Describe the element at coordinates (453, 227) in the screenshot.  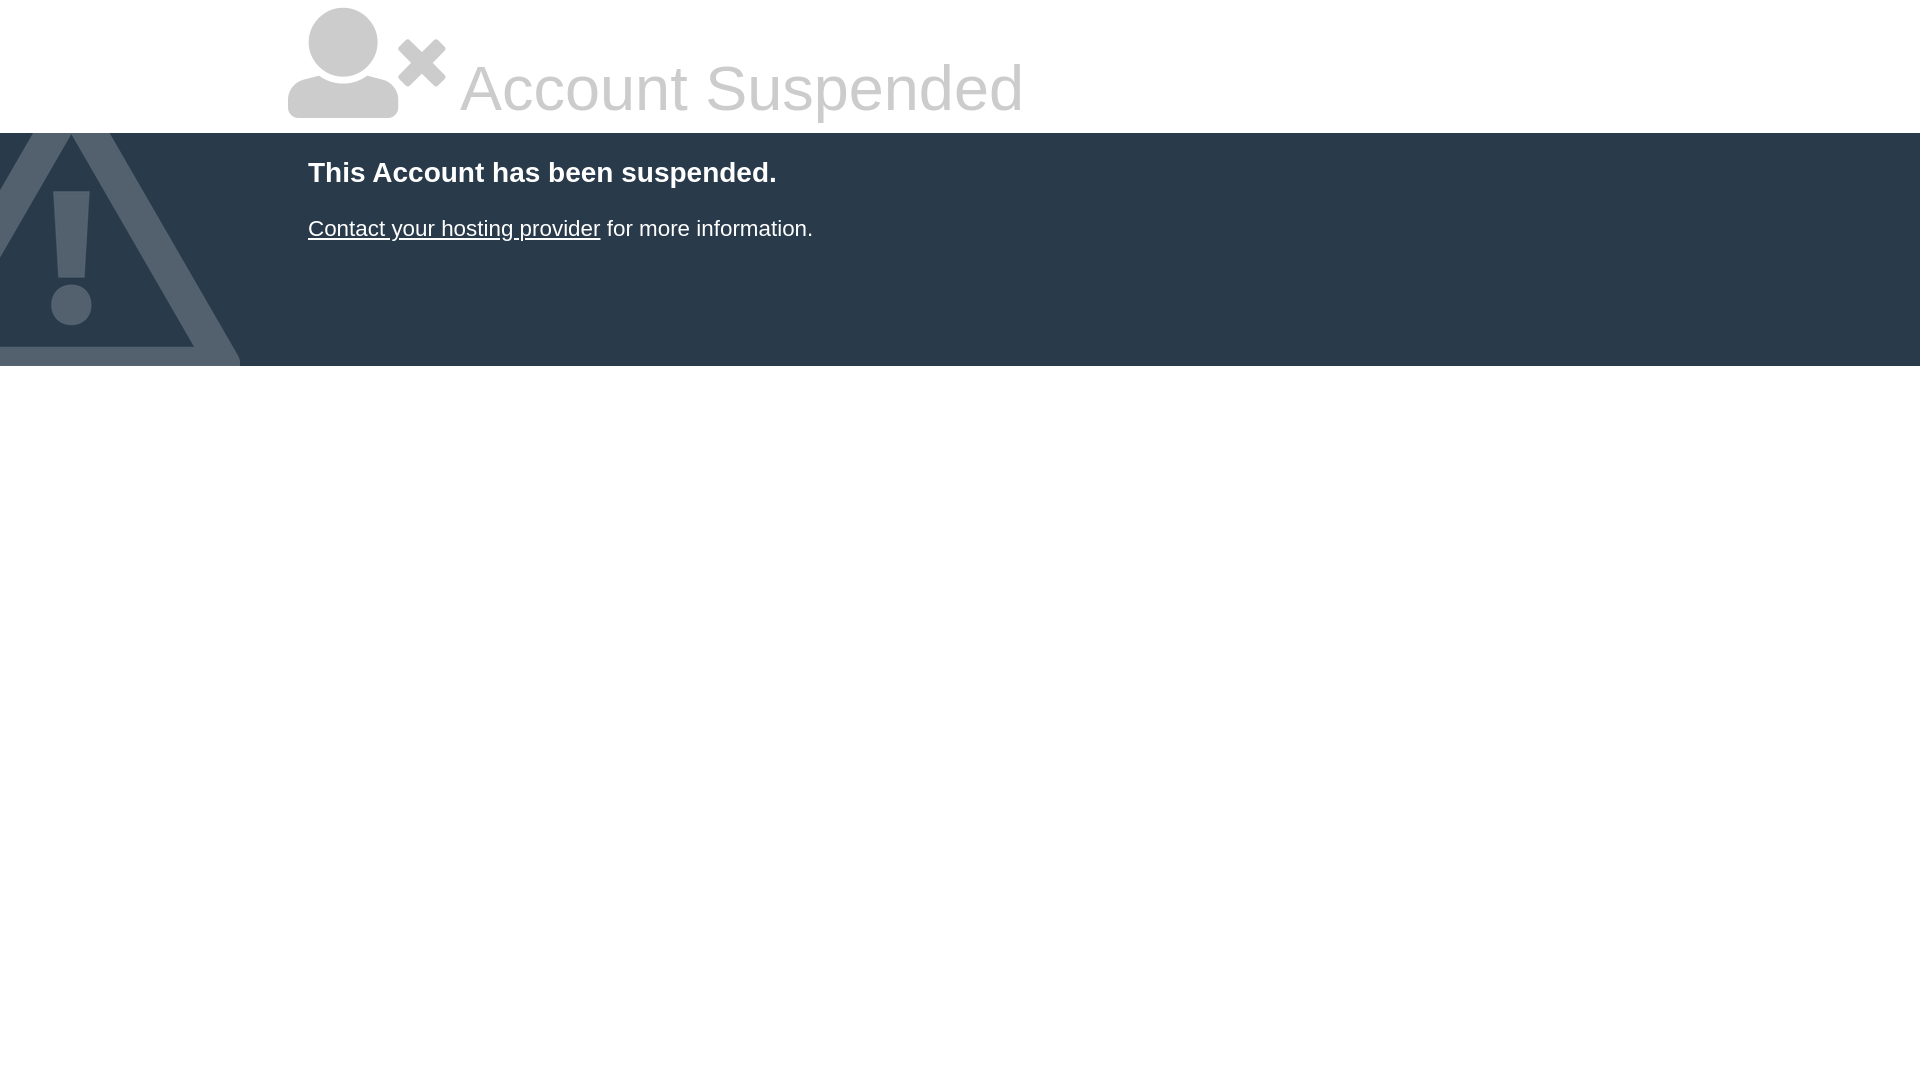
I see `'Contact your hosting provider'` at that location.